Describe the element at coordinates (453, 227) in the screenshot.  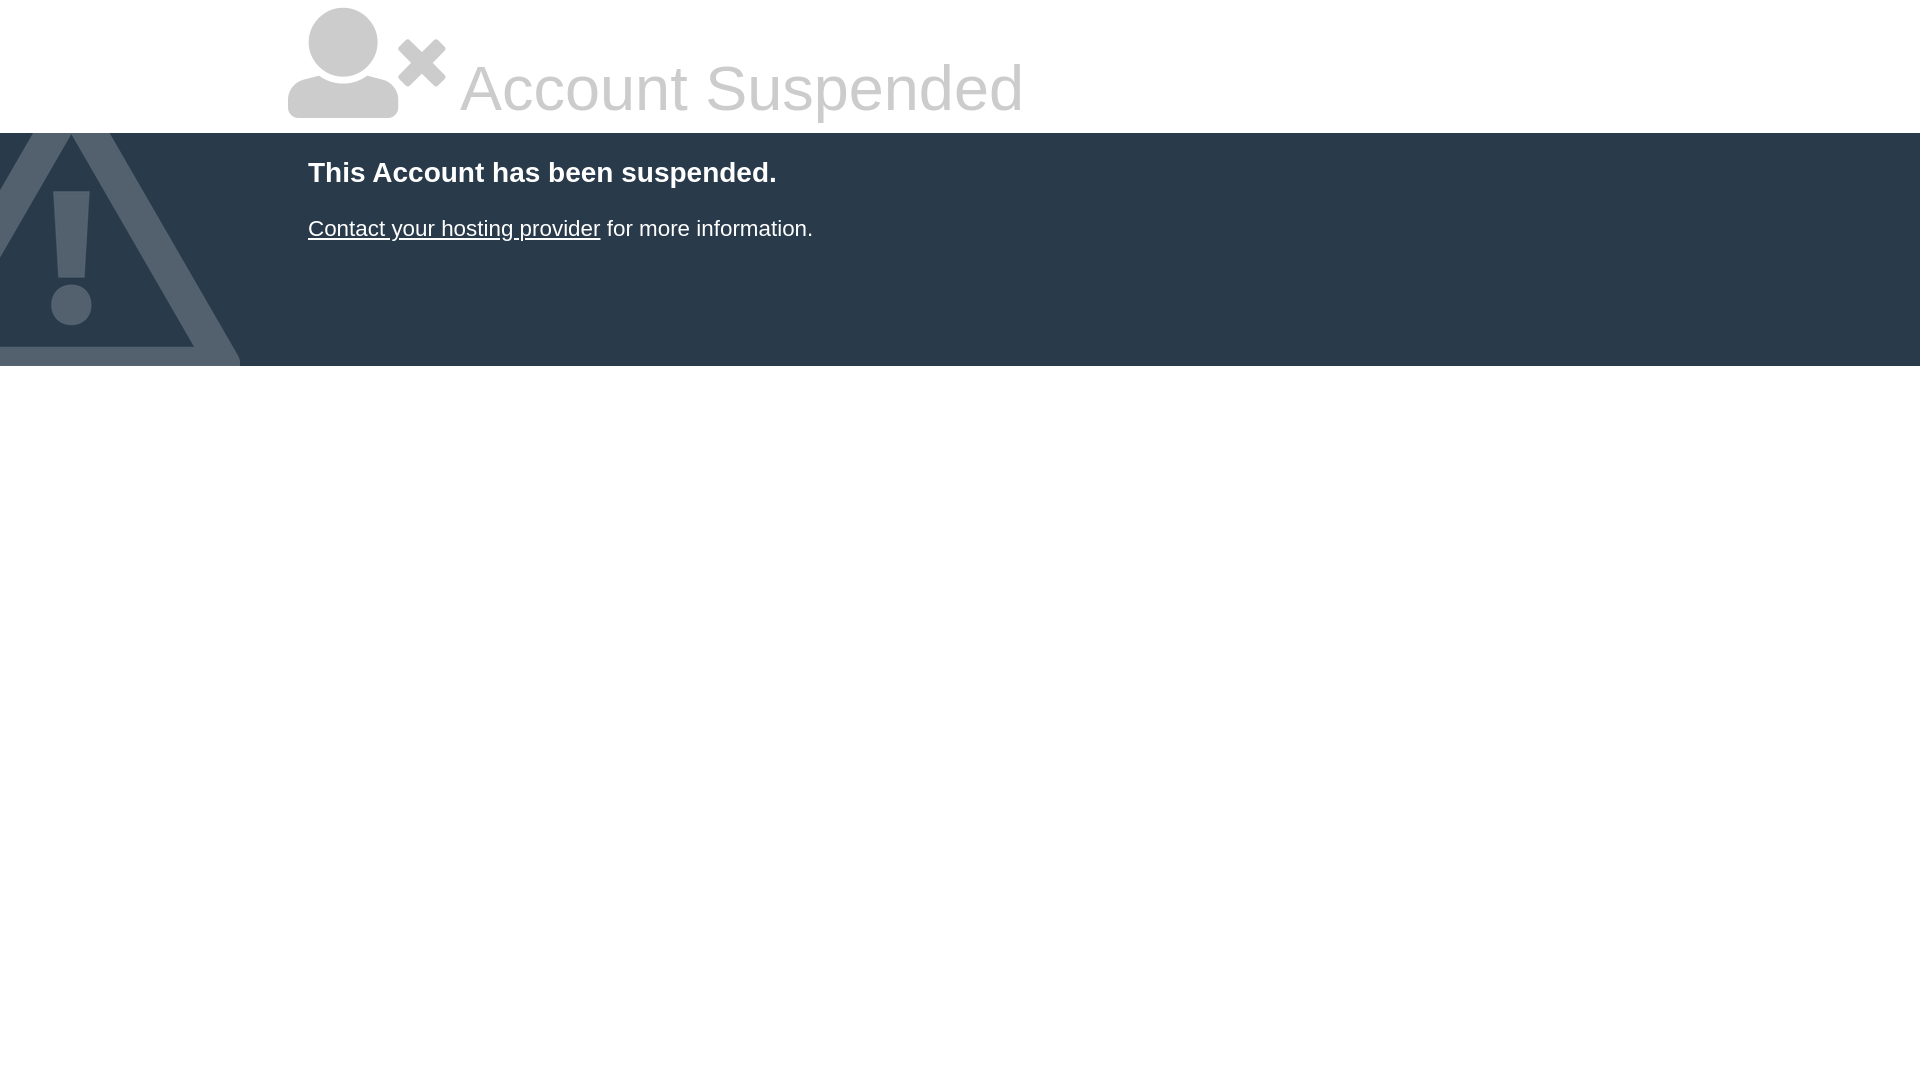
I see `'Contact your hosting provider'` at that location.